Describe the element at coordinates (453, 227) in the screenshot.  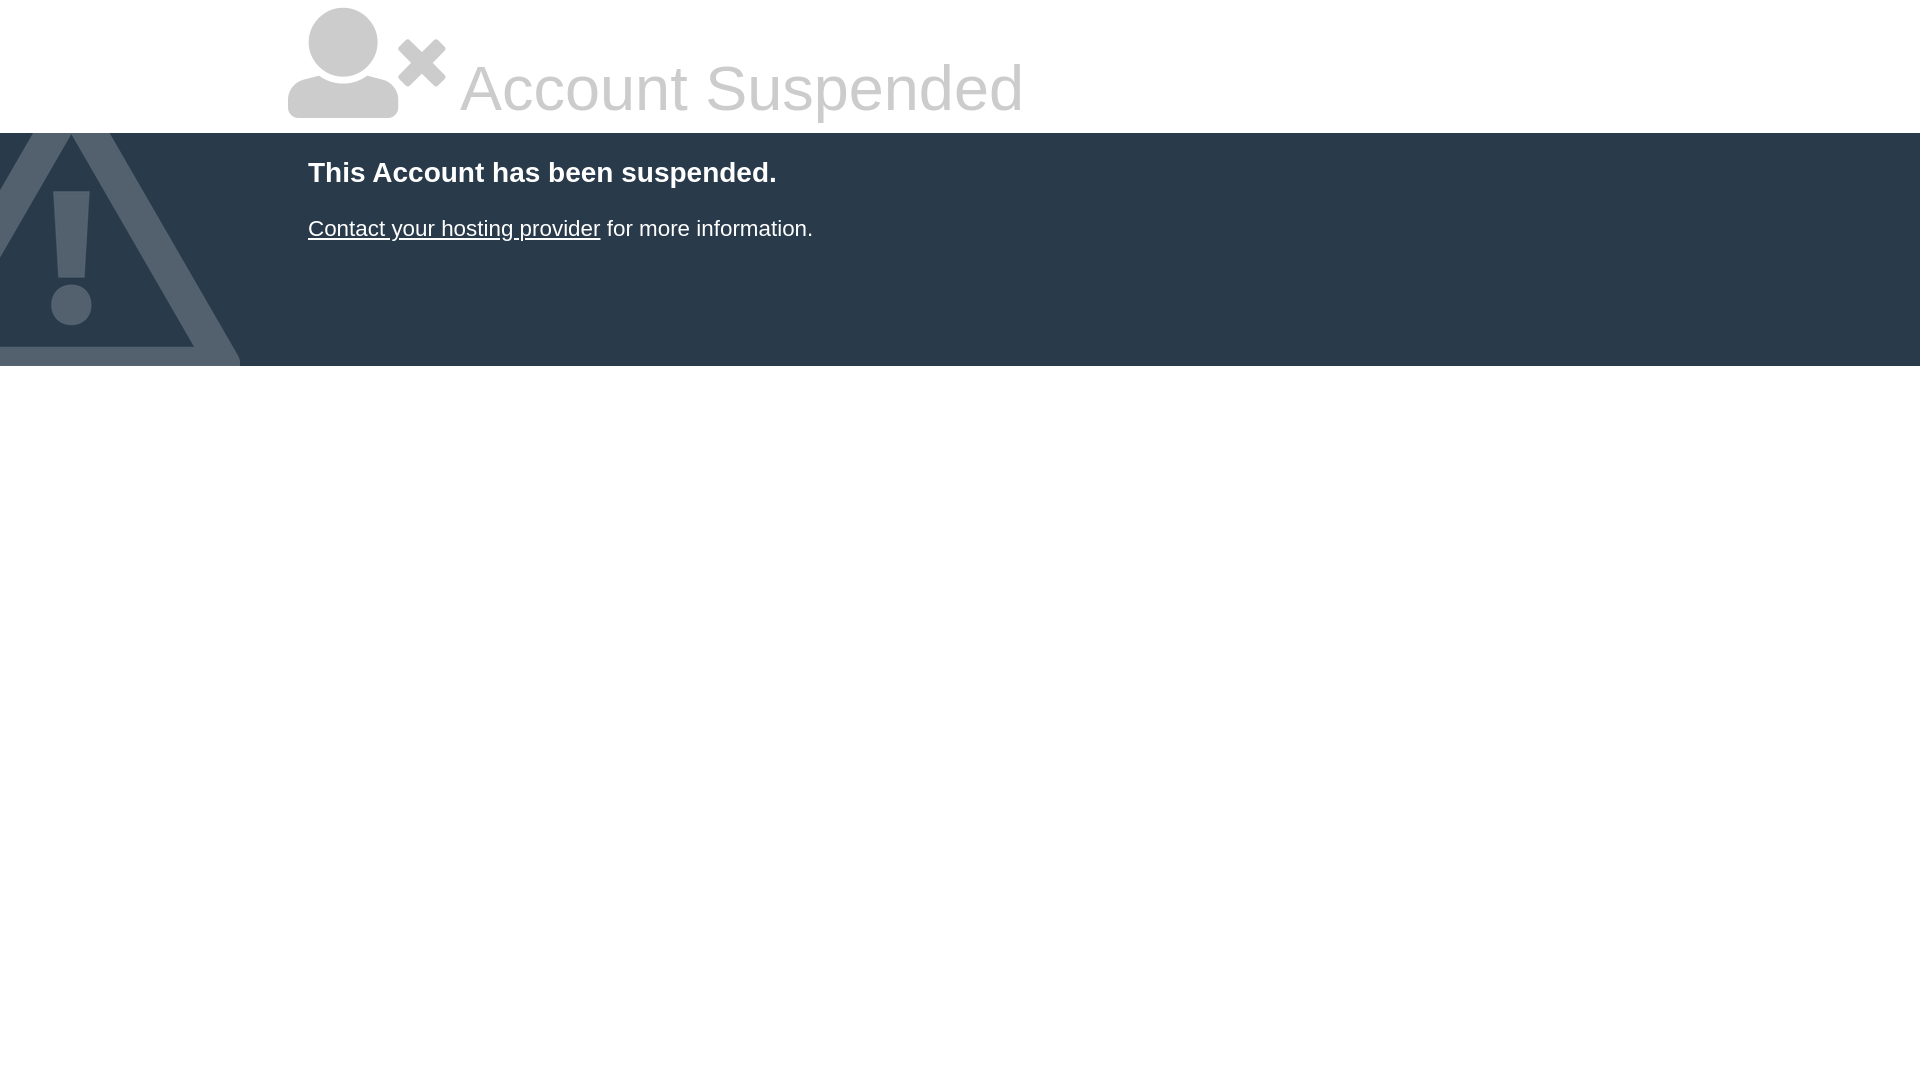
I see `'Contact your hosting provider'` at that location.